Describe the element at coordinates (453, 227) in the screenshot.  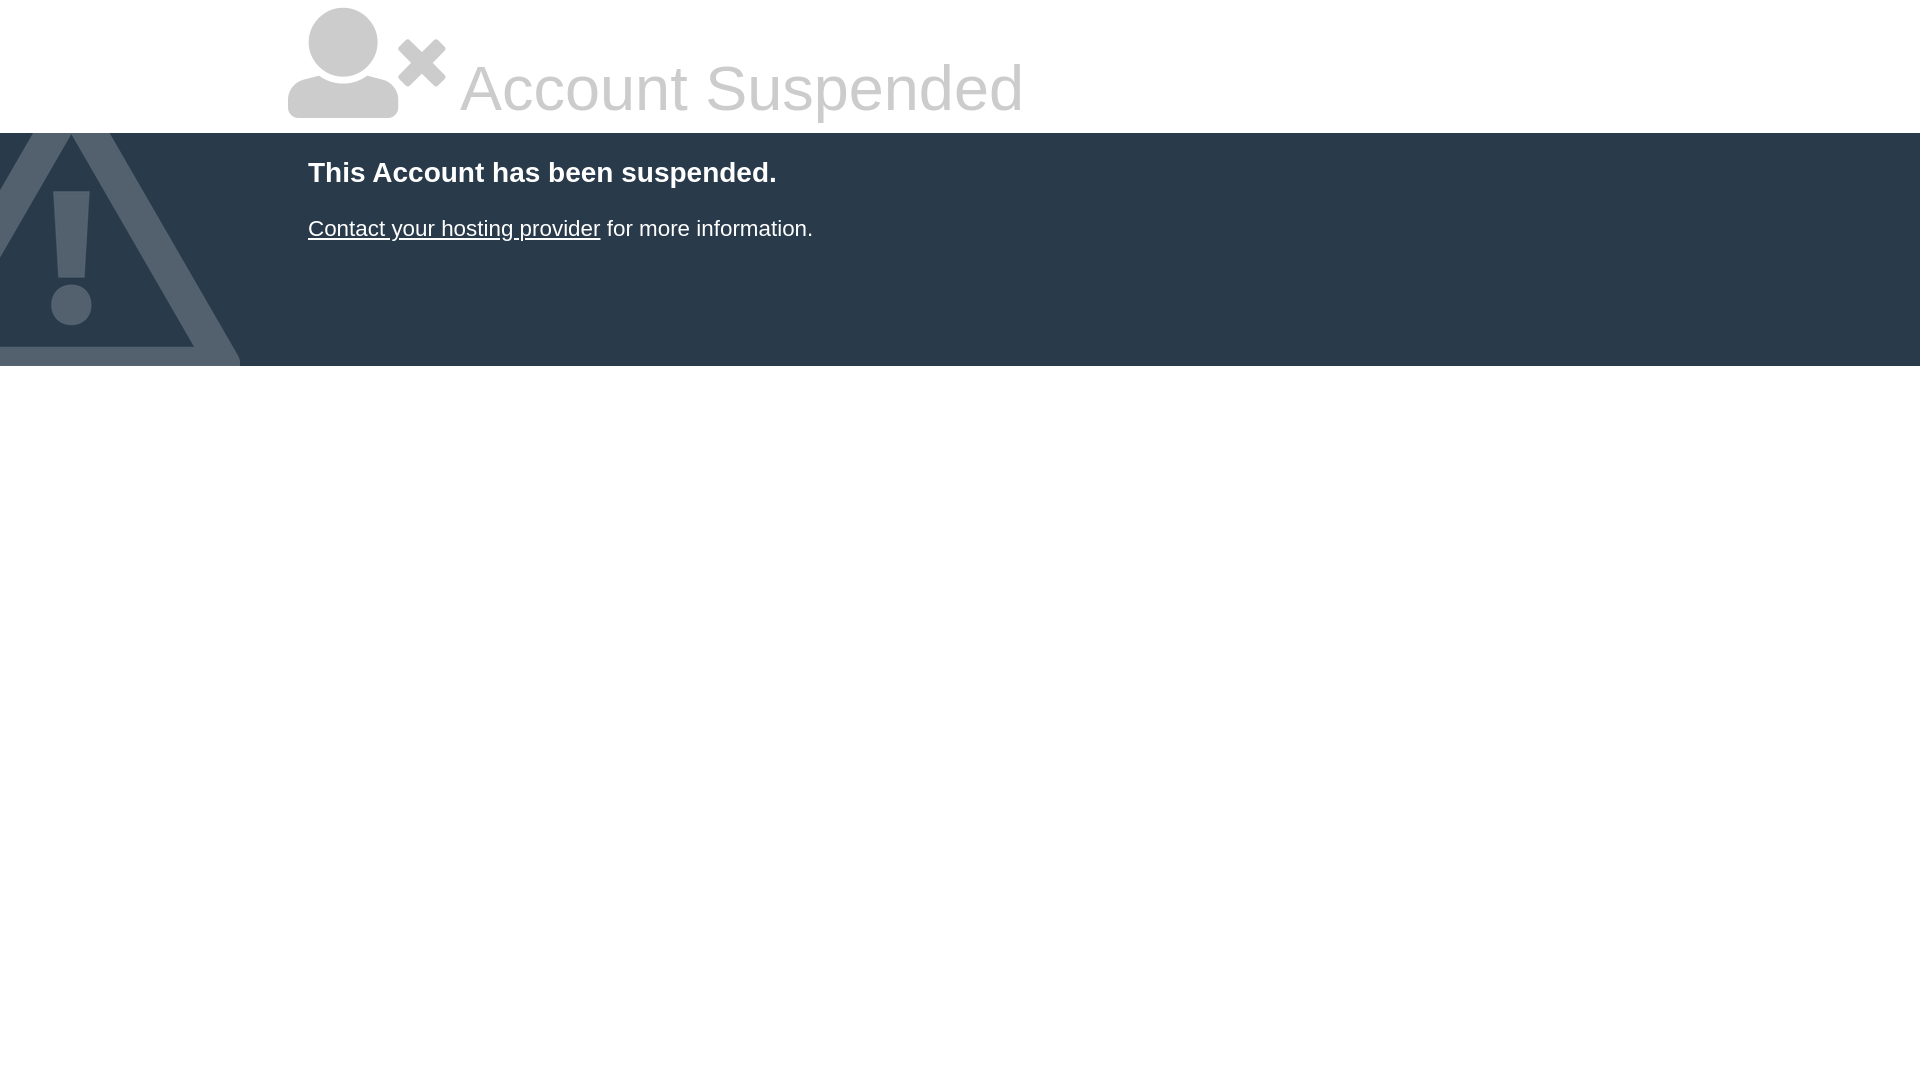
I see `'Contact your hosting provider'` at that location.